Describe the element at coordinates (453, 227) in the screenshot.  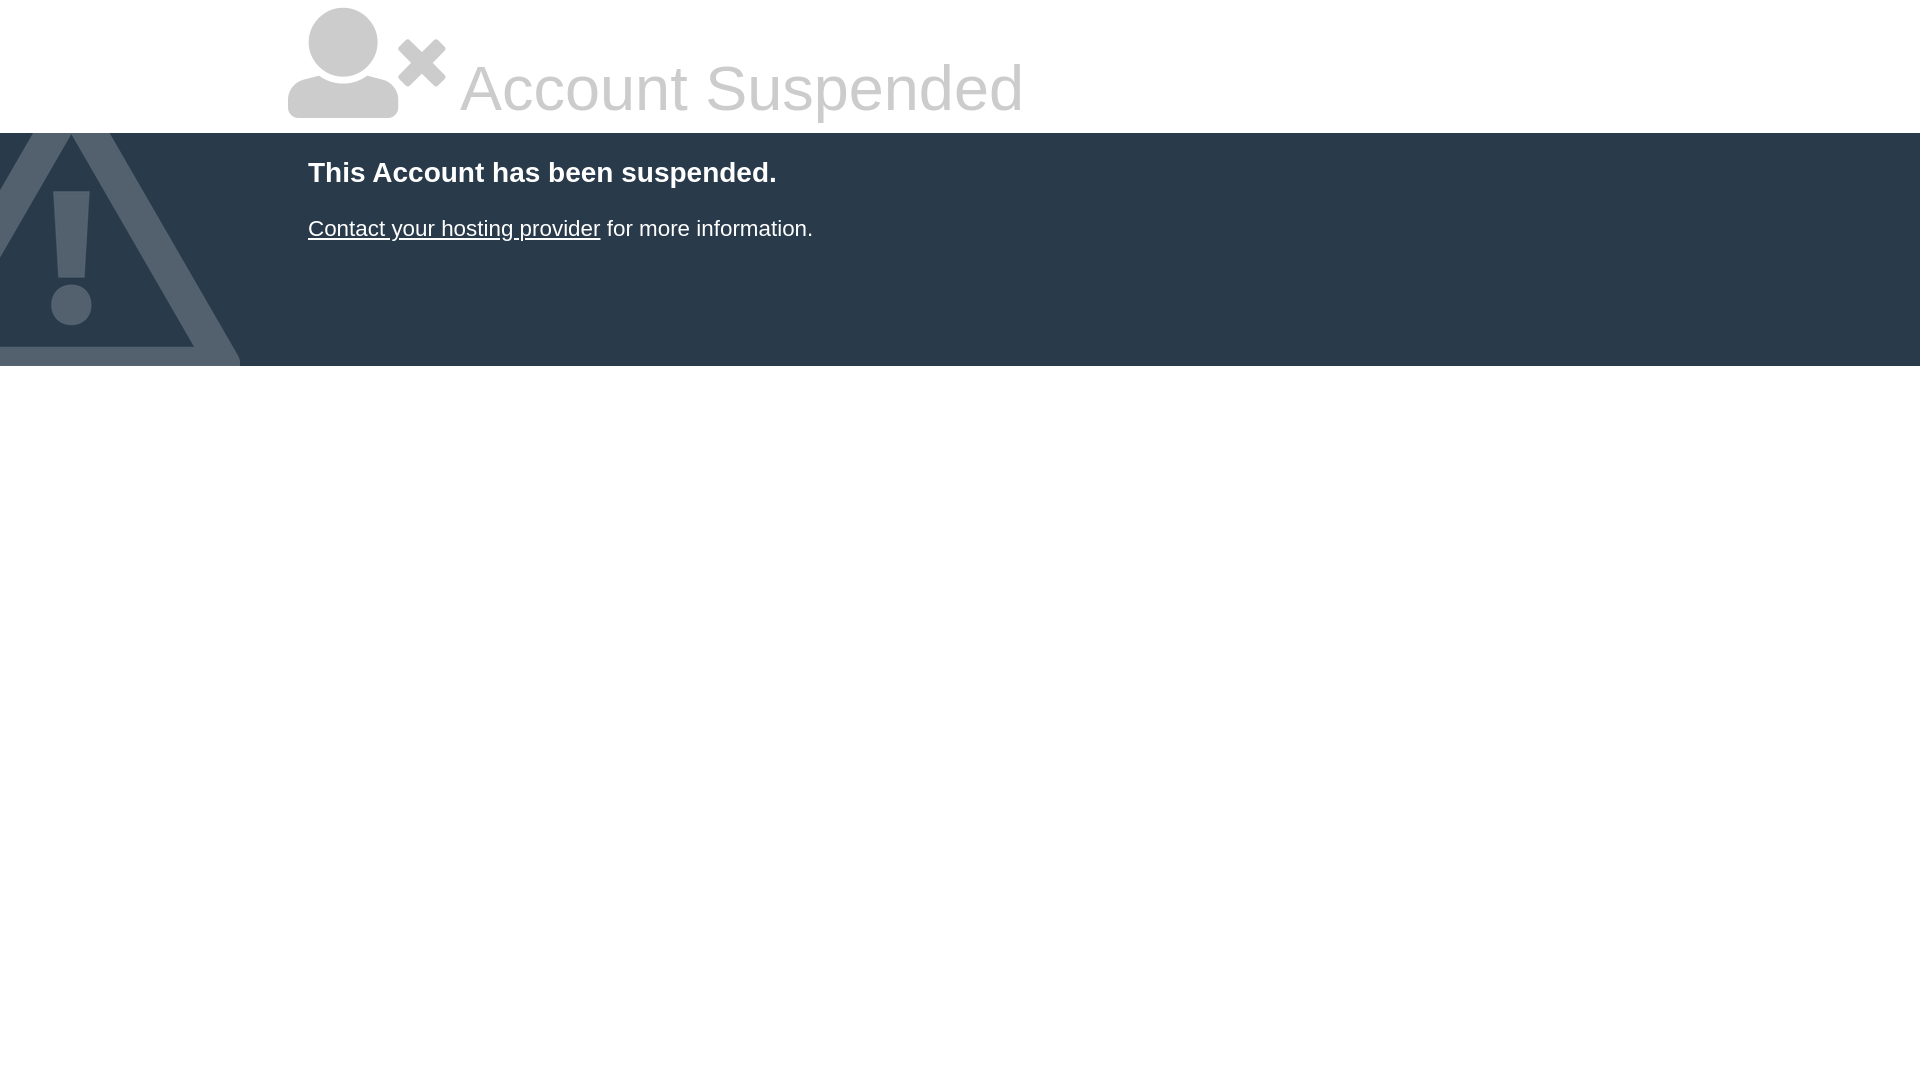
I see `'Contact your hosting provider'` at that location.